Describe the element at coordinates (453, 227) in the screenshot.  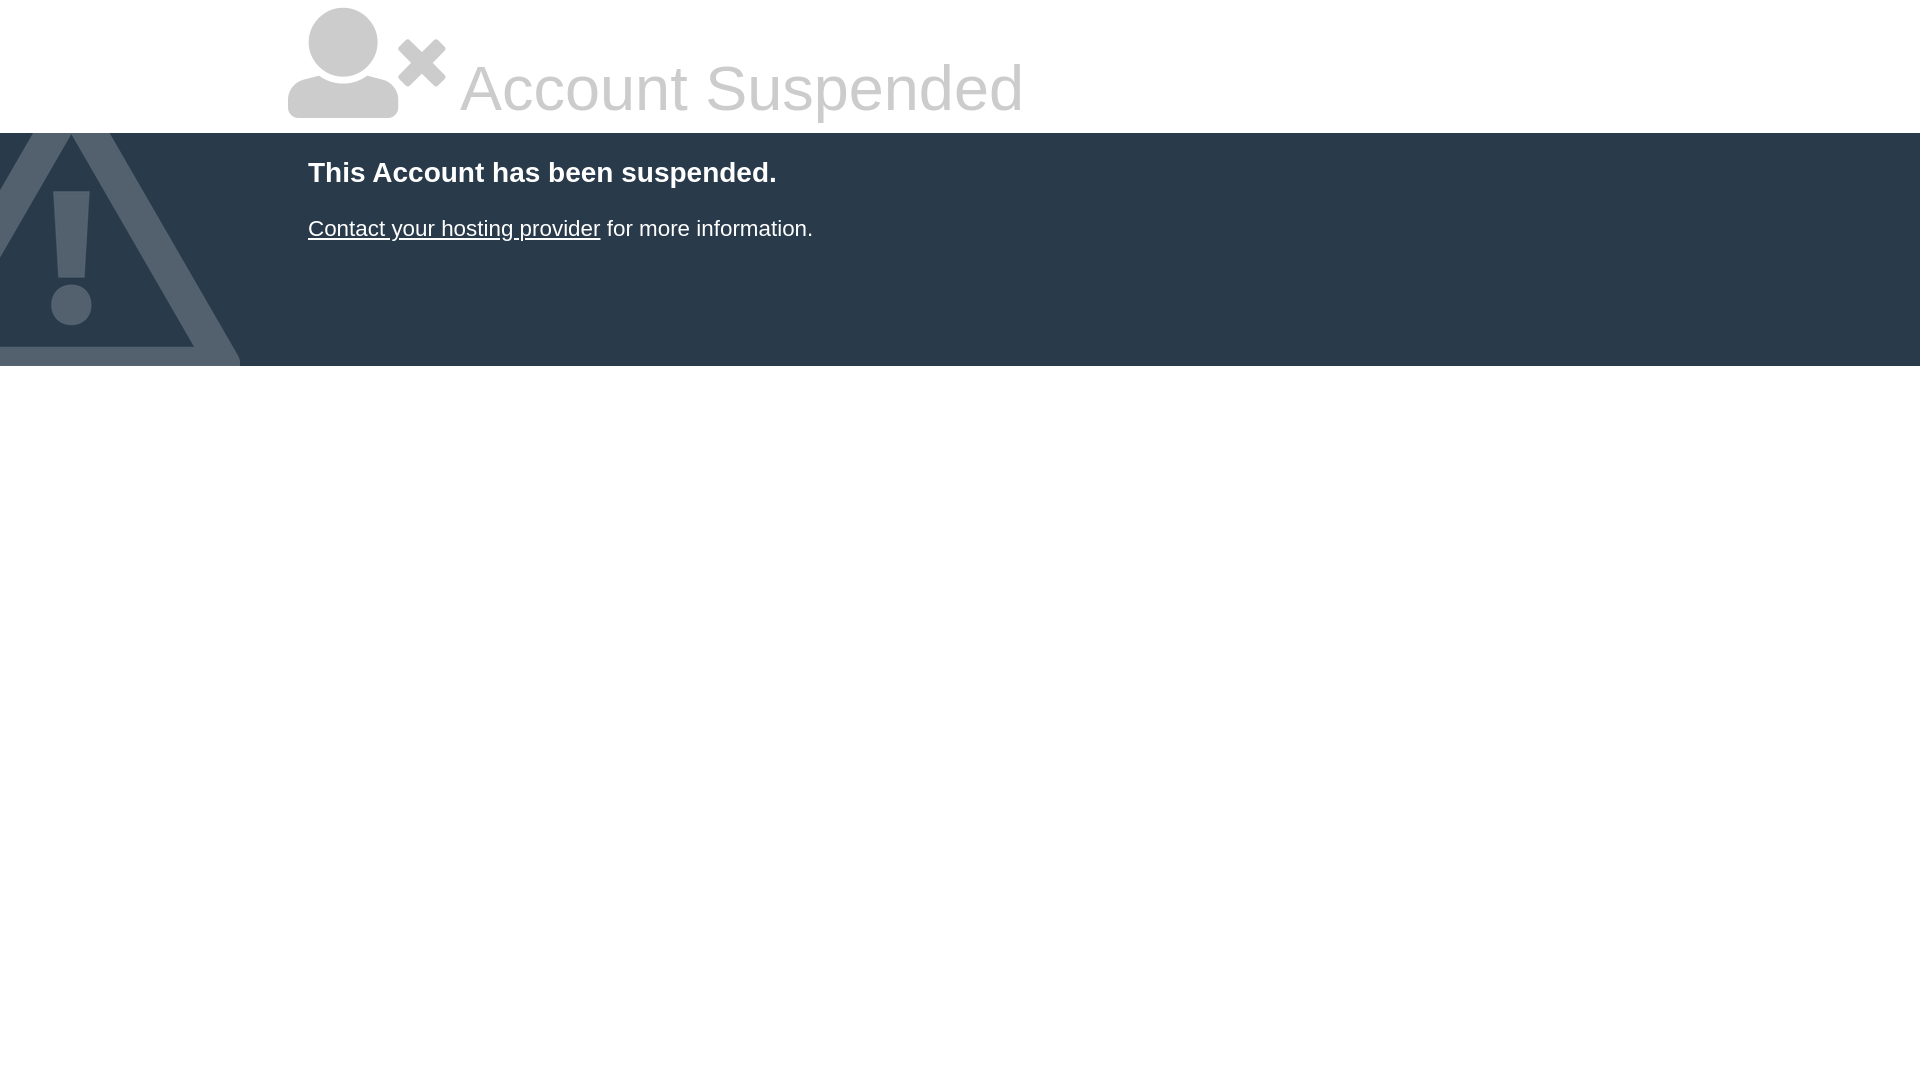
I see `'Contact your hosting provider'` at that location.